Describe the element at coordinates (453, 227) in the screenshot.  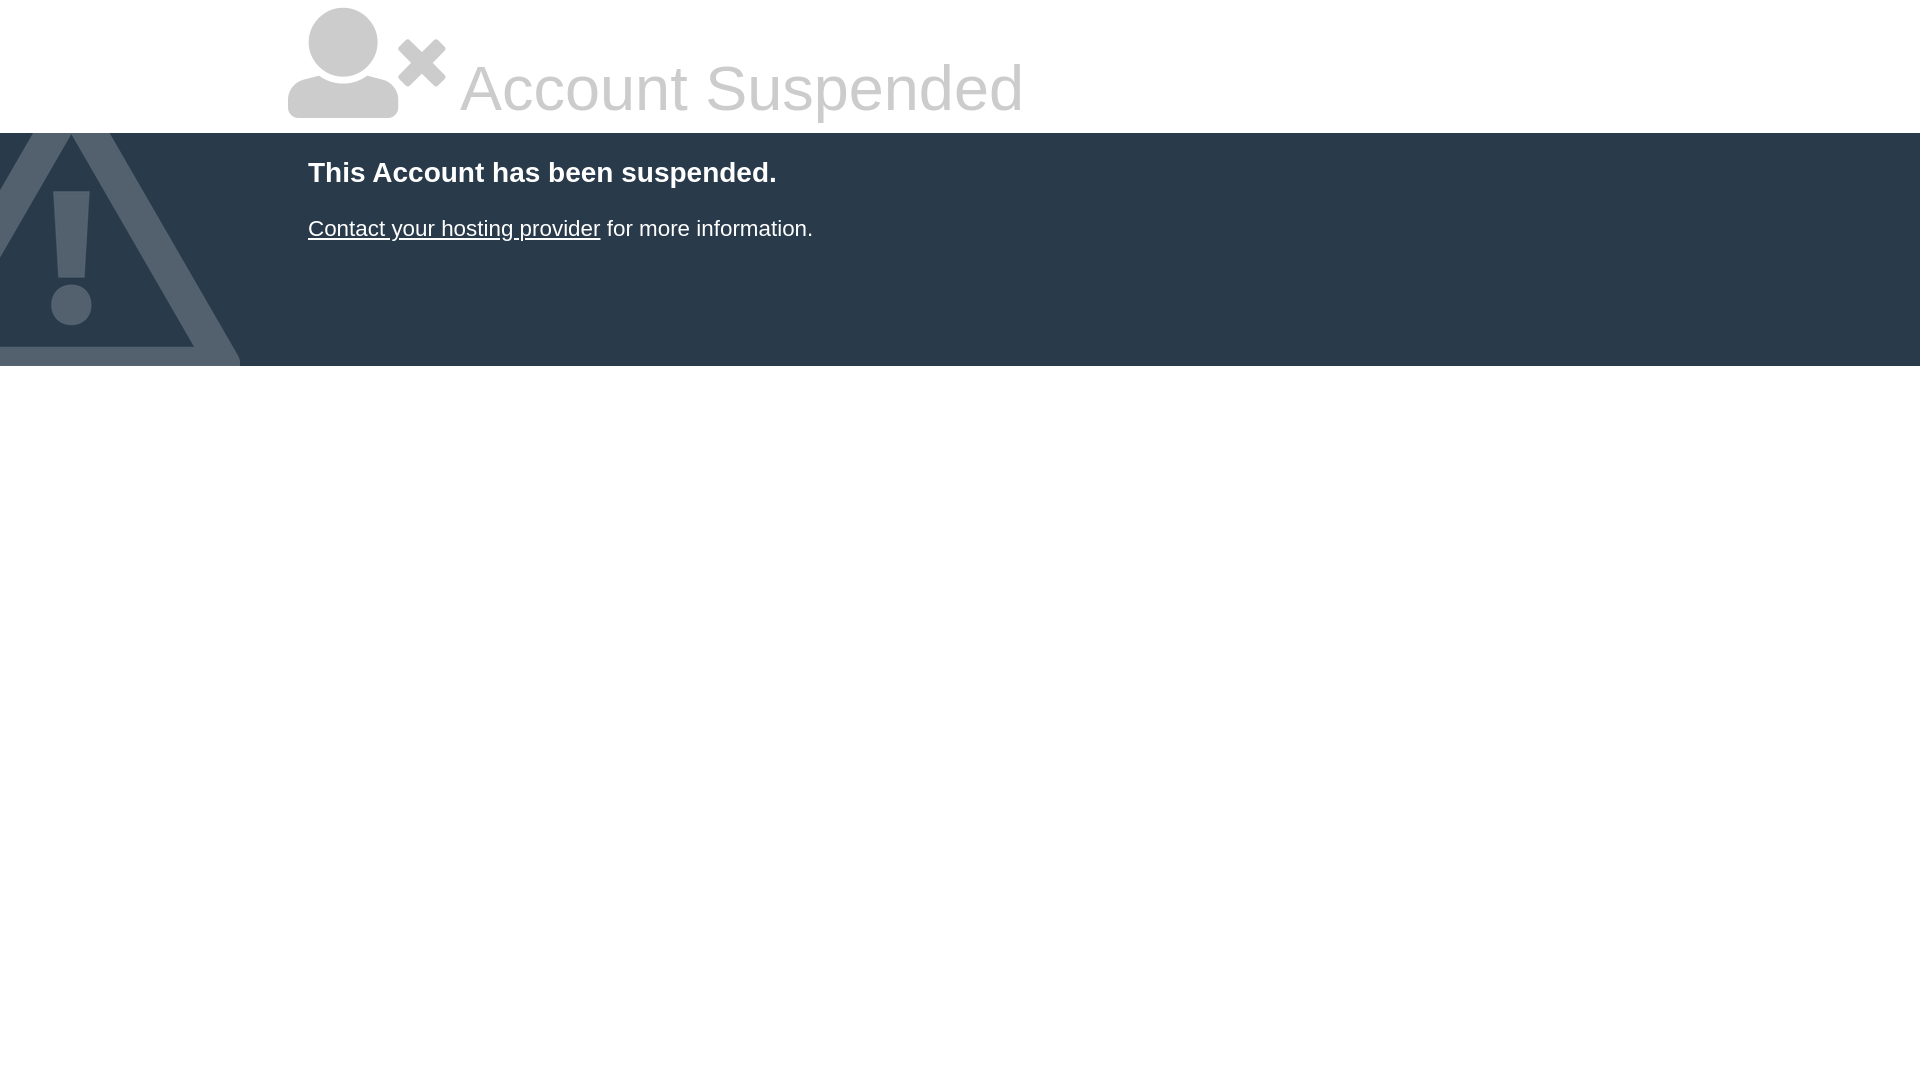
I see `'Contact your hosting provider'` at that location.